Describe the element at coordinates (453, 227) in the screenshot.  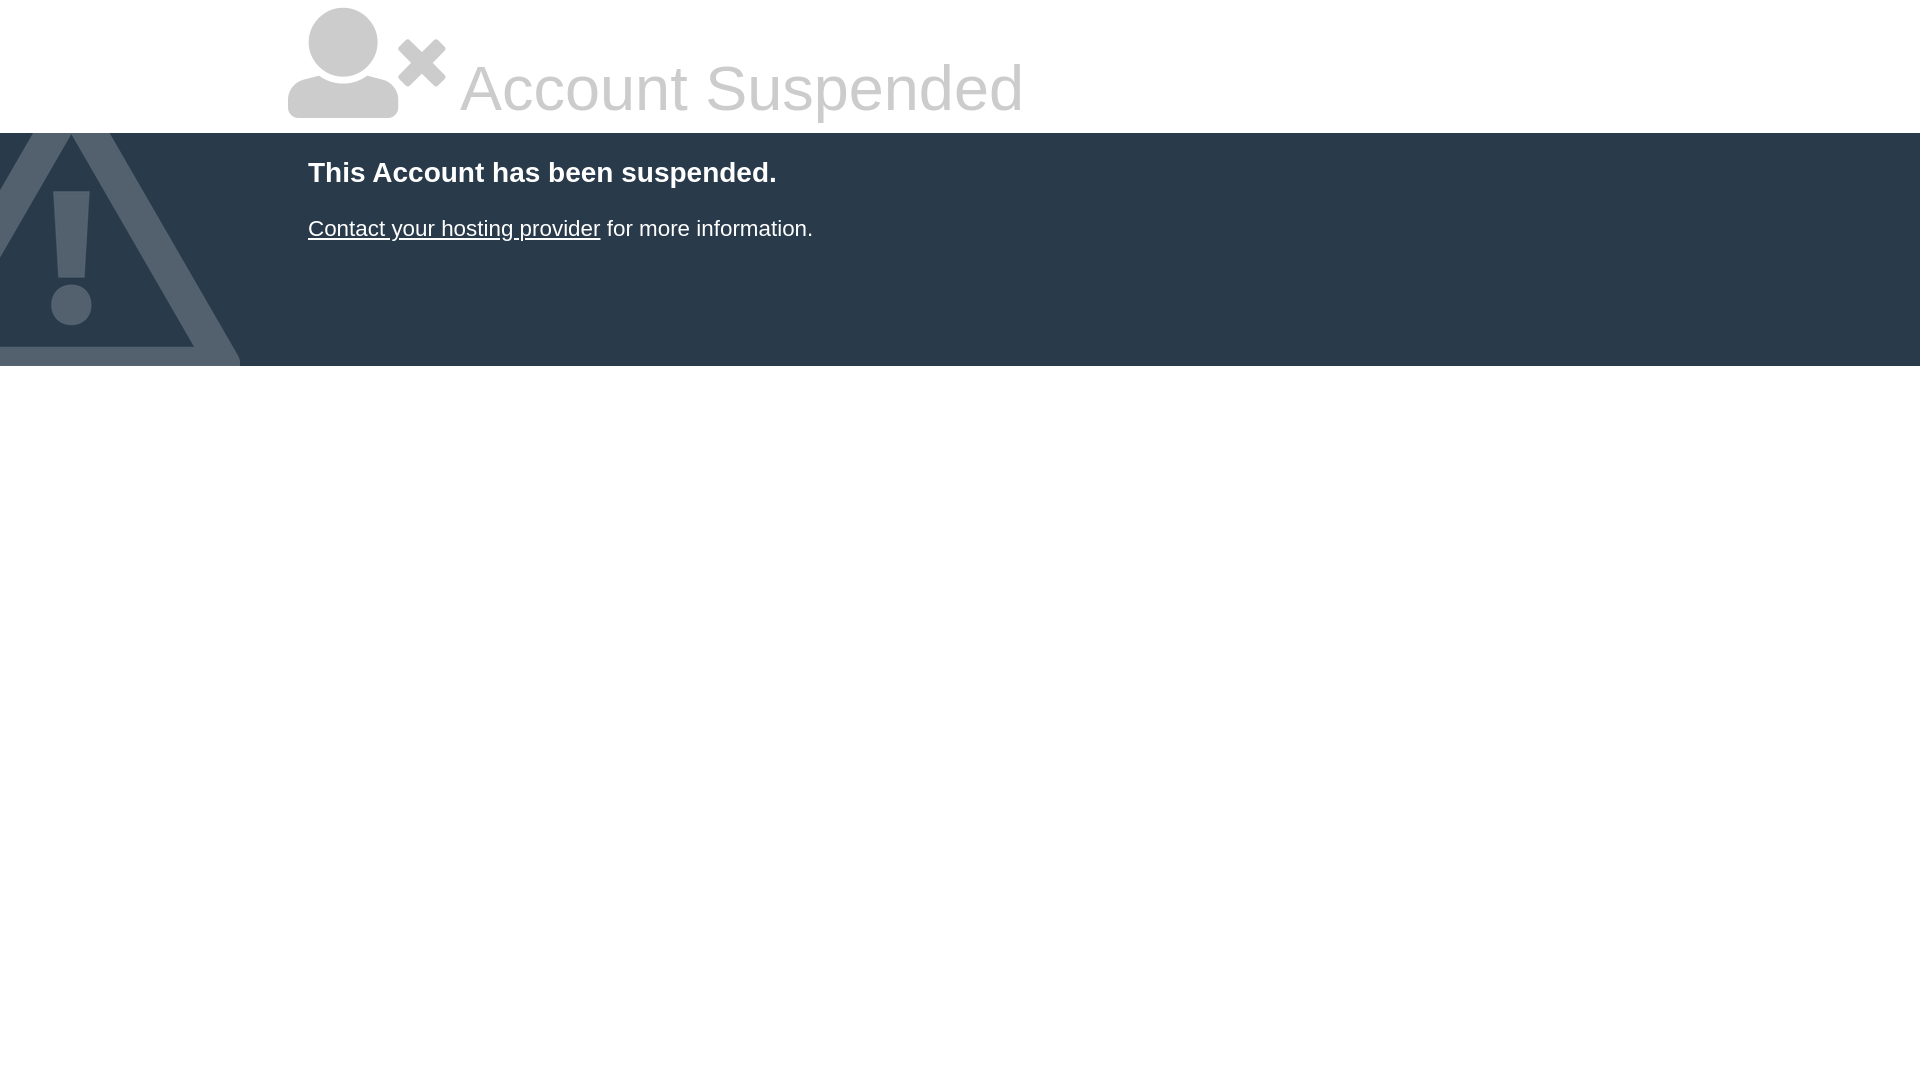
I see `'Contact your hosting provider'` at that location.